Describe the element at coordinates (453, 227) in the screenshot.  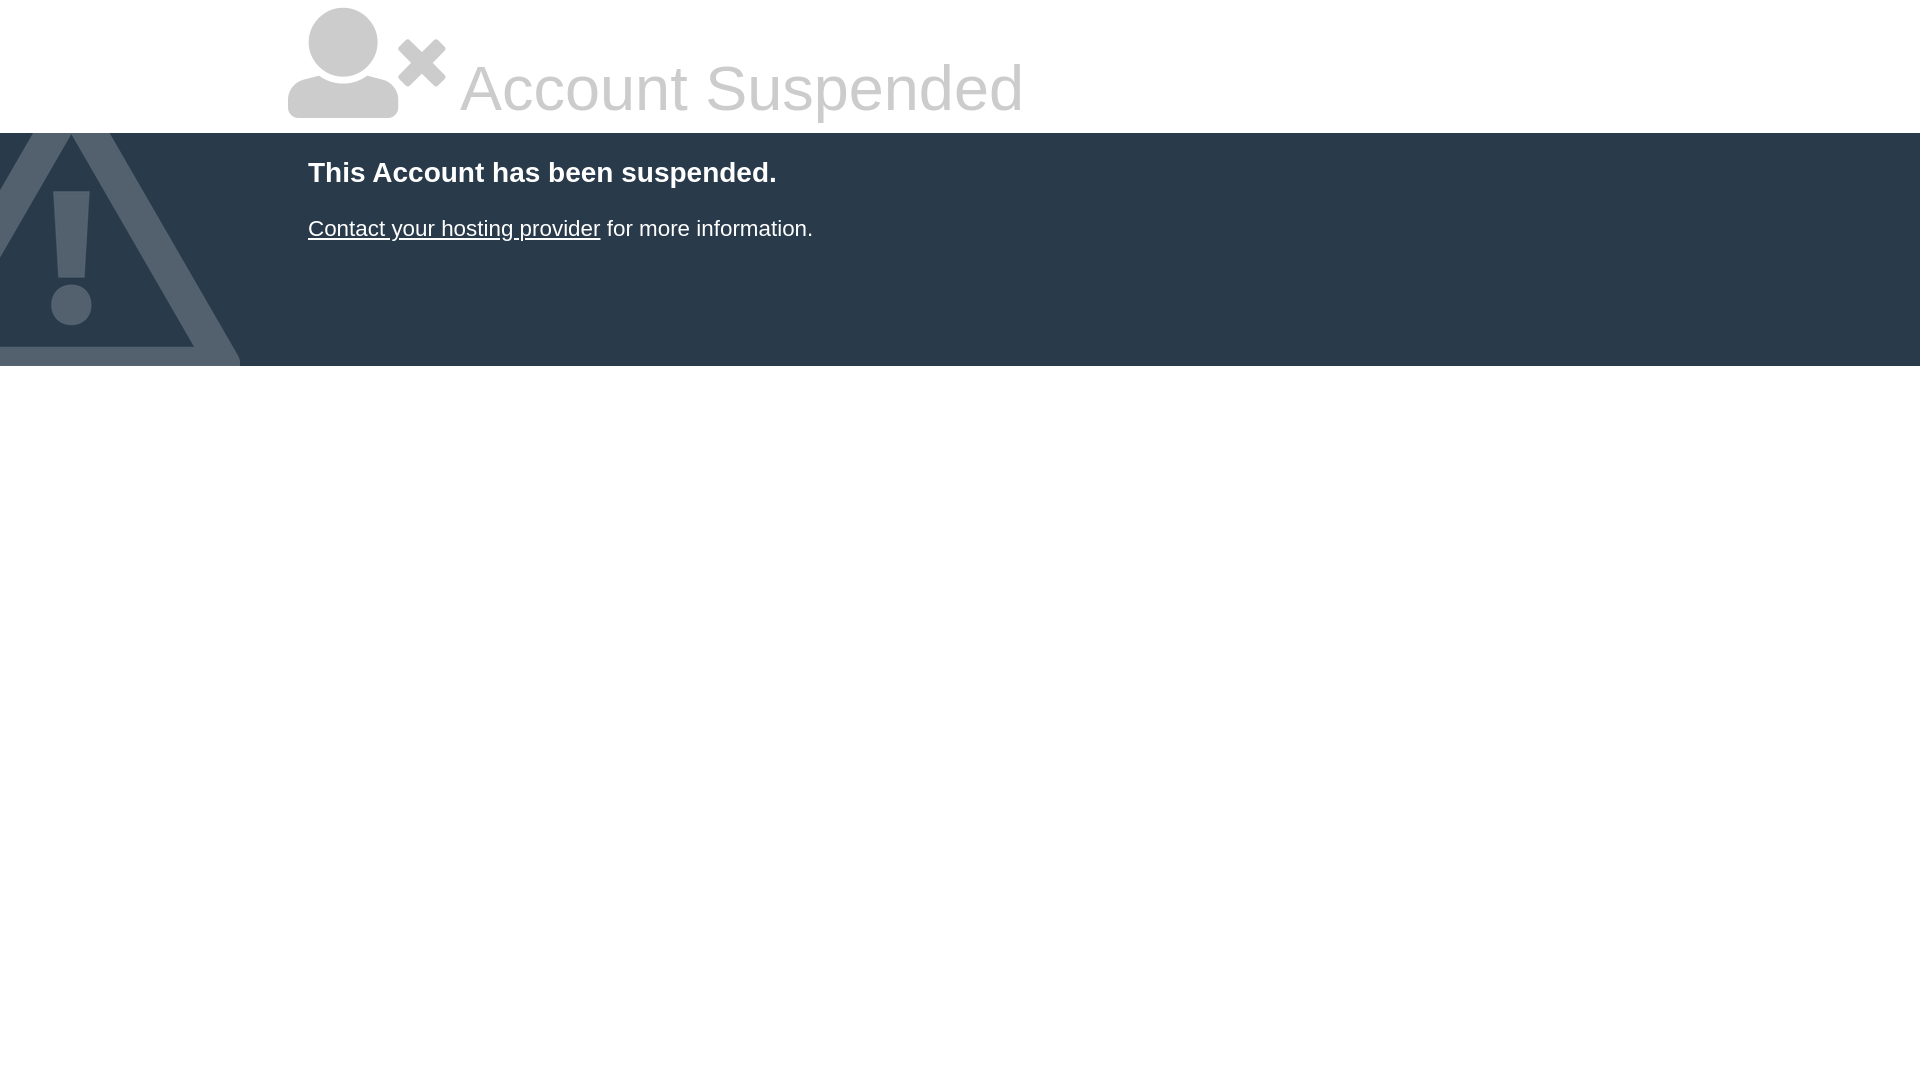
I see `'Contact your hosting provider'` at that location.